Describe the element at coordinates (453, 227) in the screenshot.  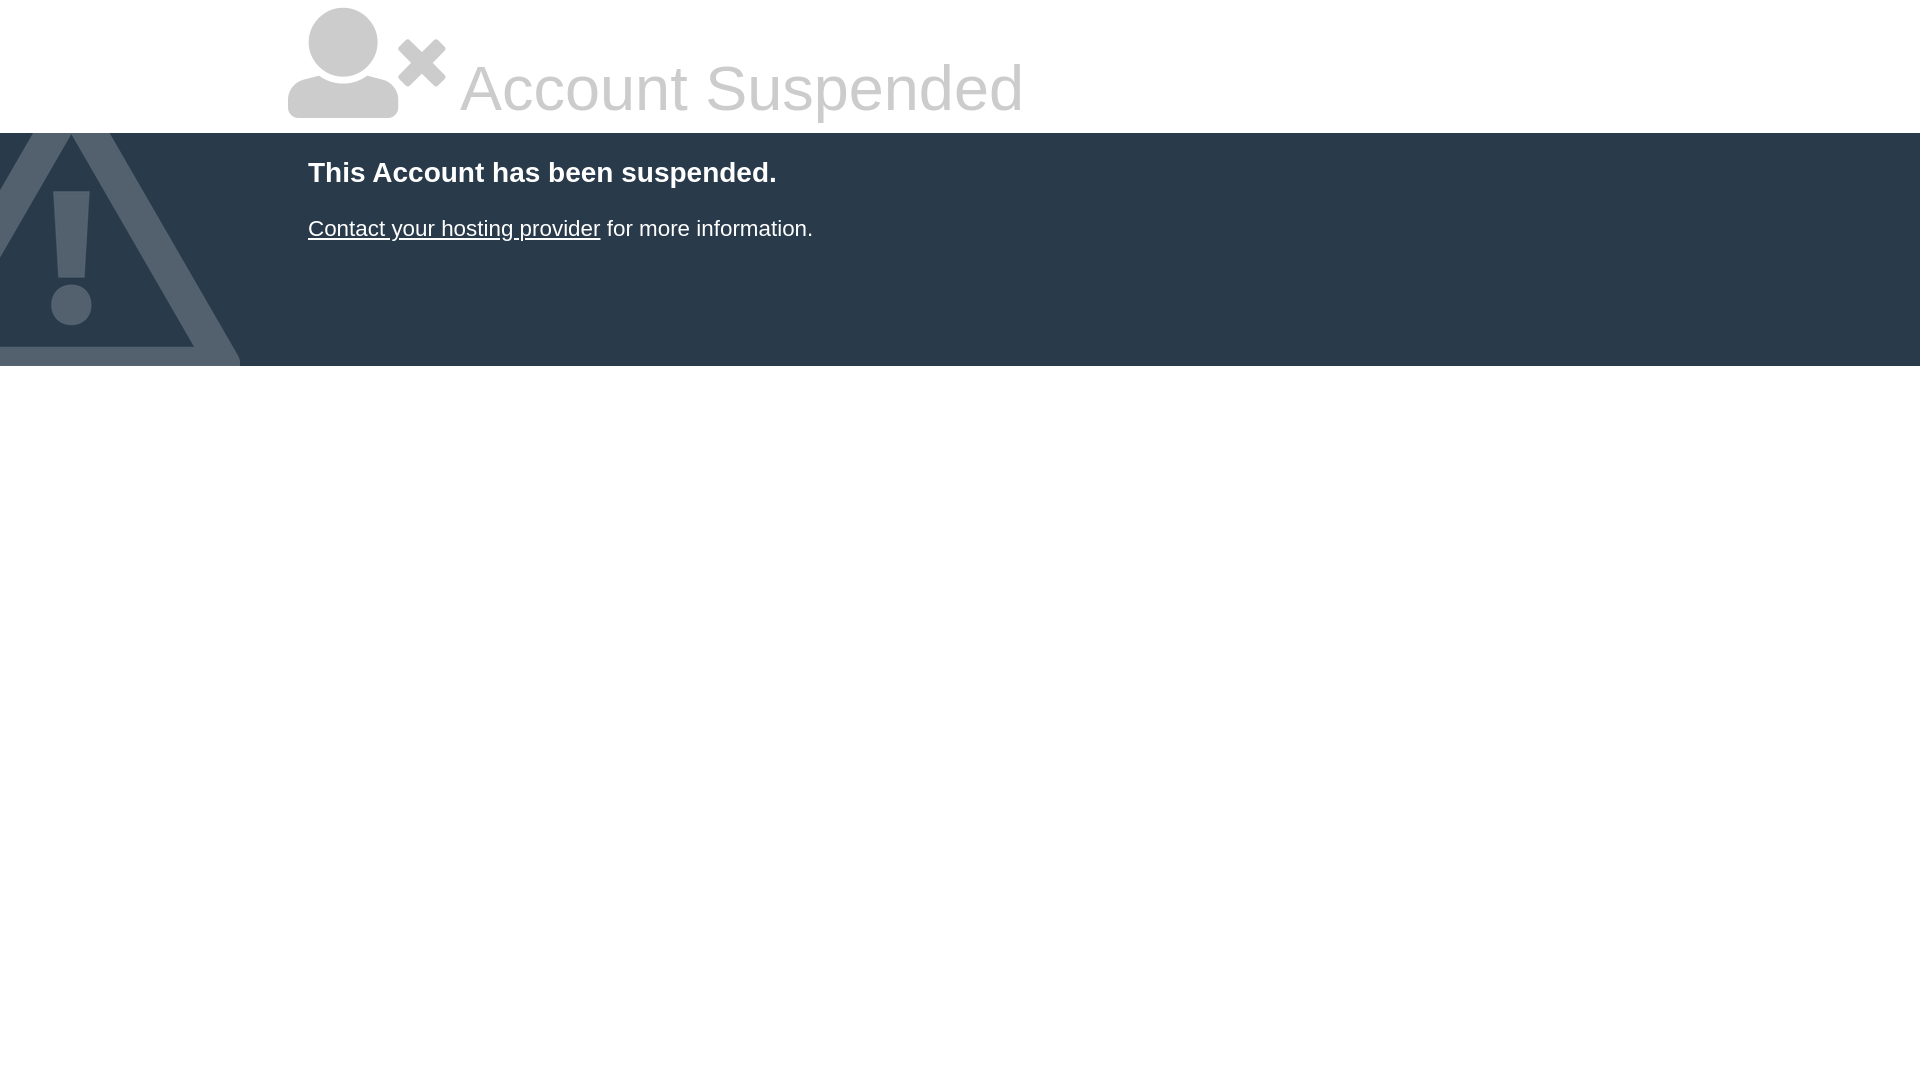
I see `'Contact your hosting provider'` at that location.